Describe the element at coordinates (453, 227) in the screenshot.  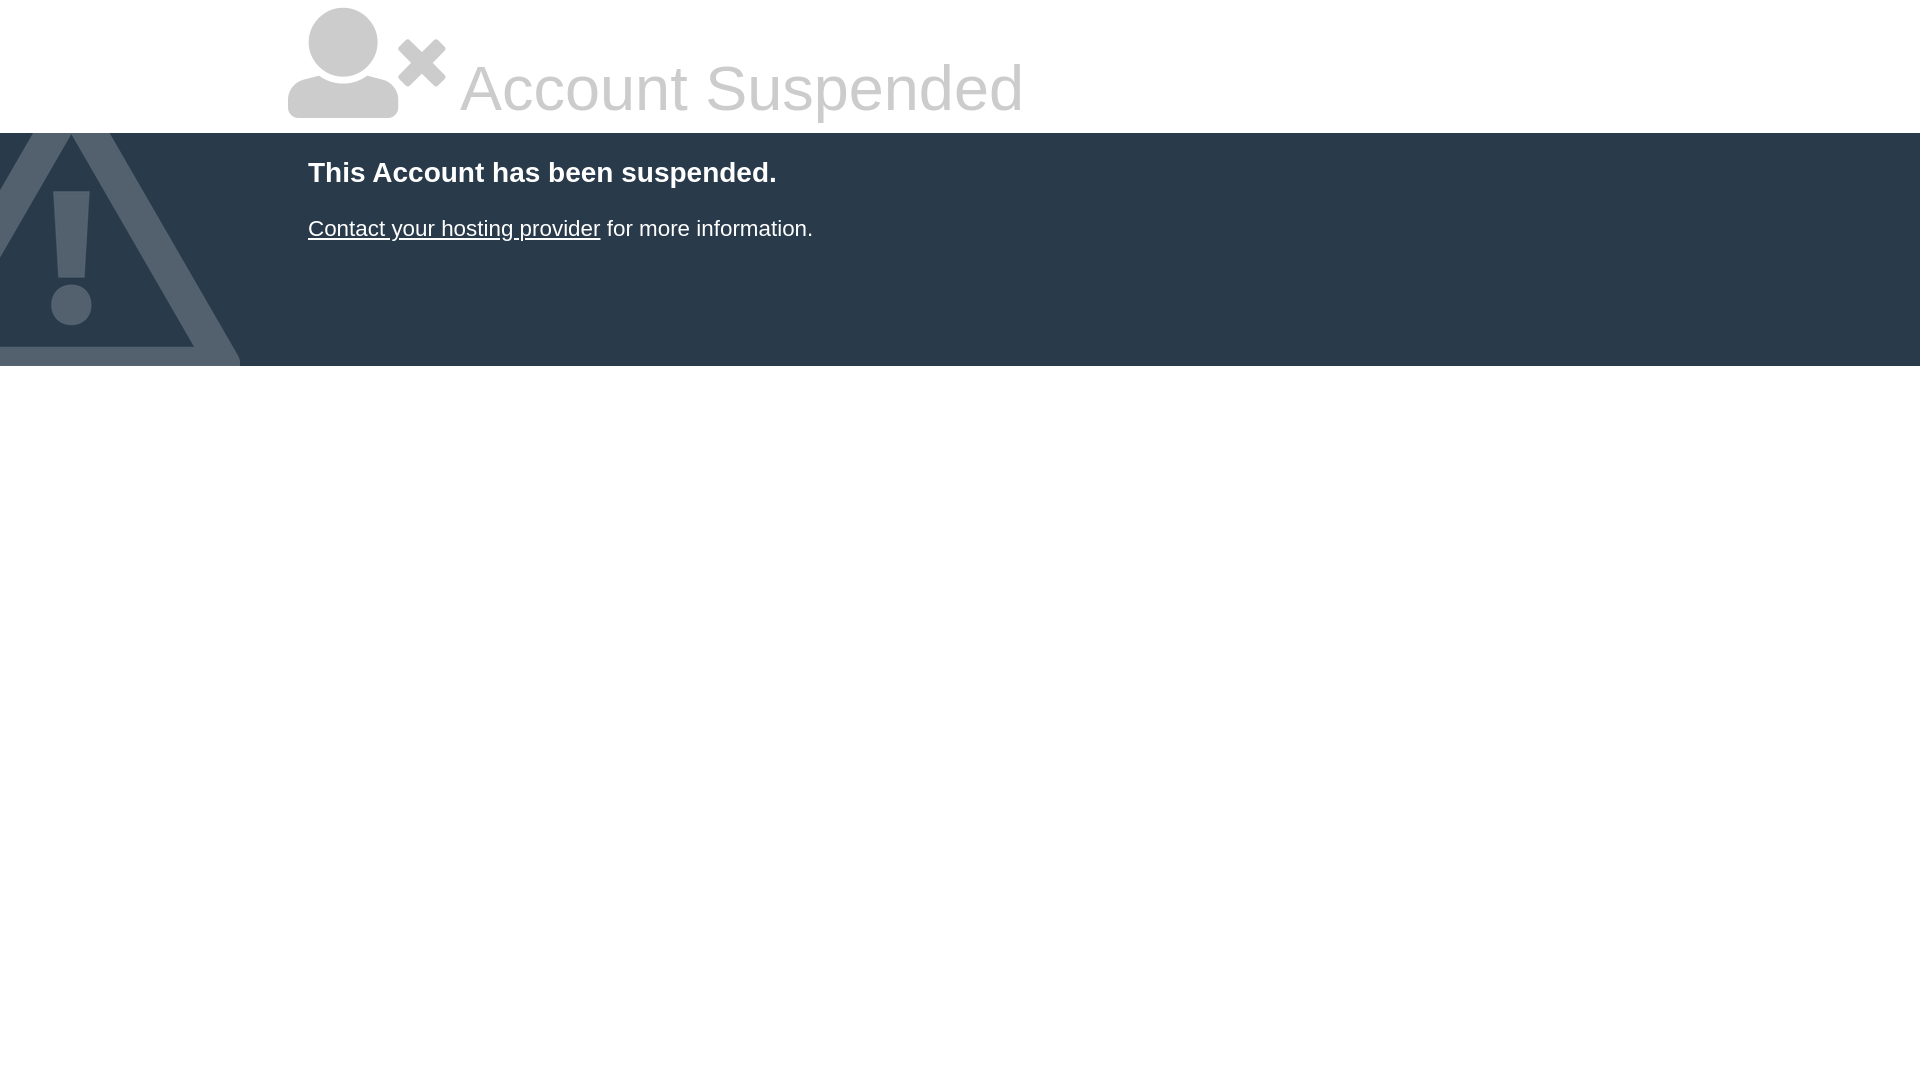
I see `'Contact your hosting provider'` at that location.